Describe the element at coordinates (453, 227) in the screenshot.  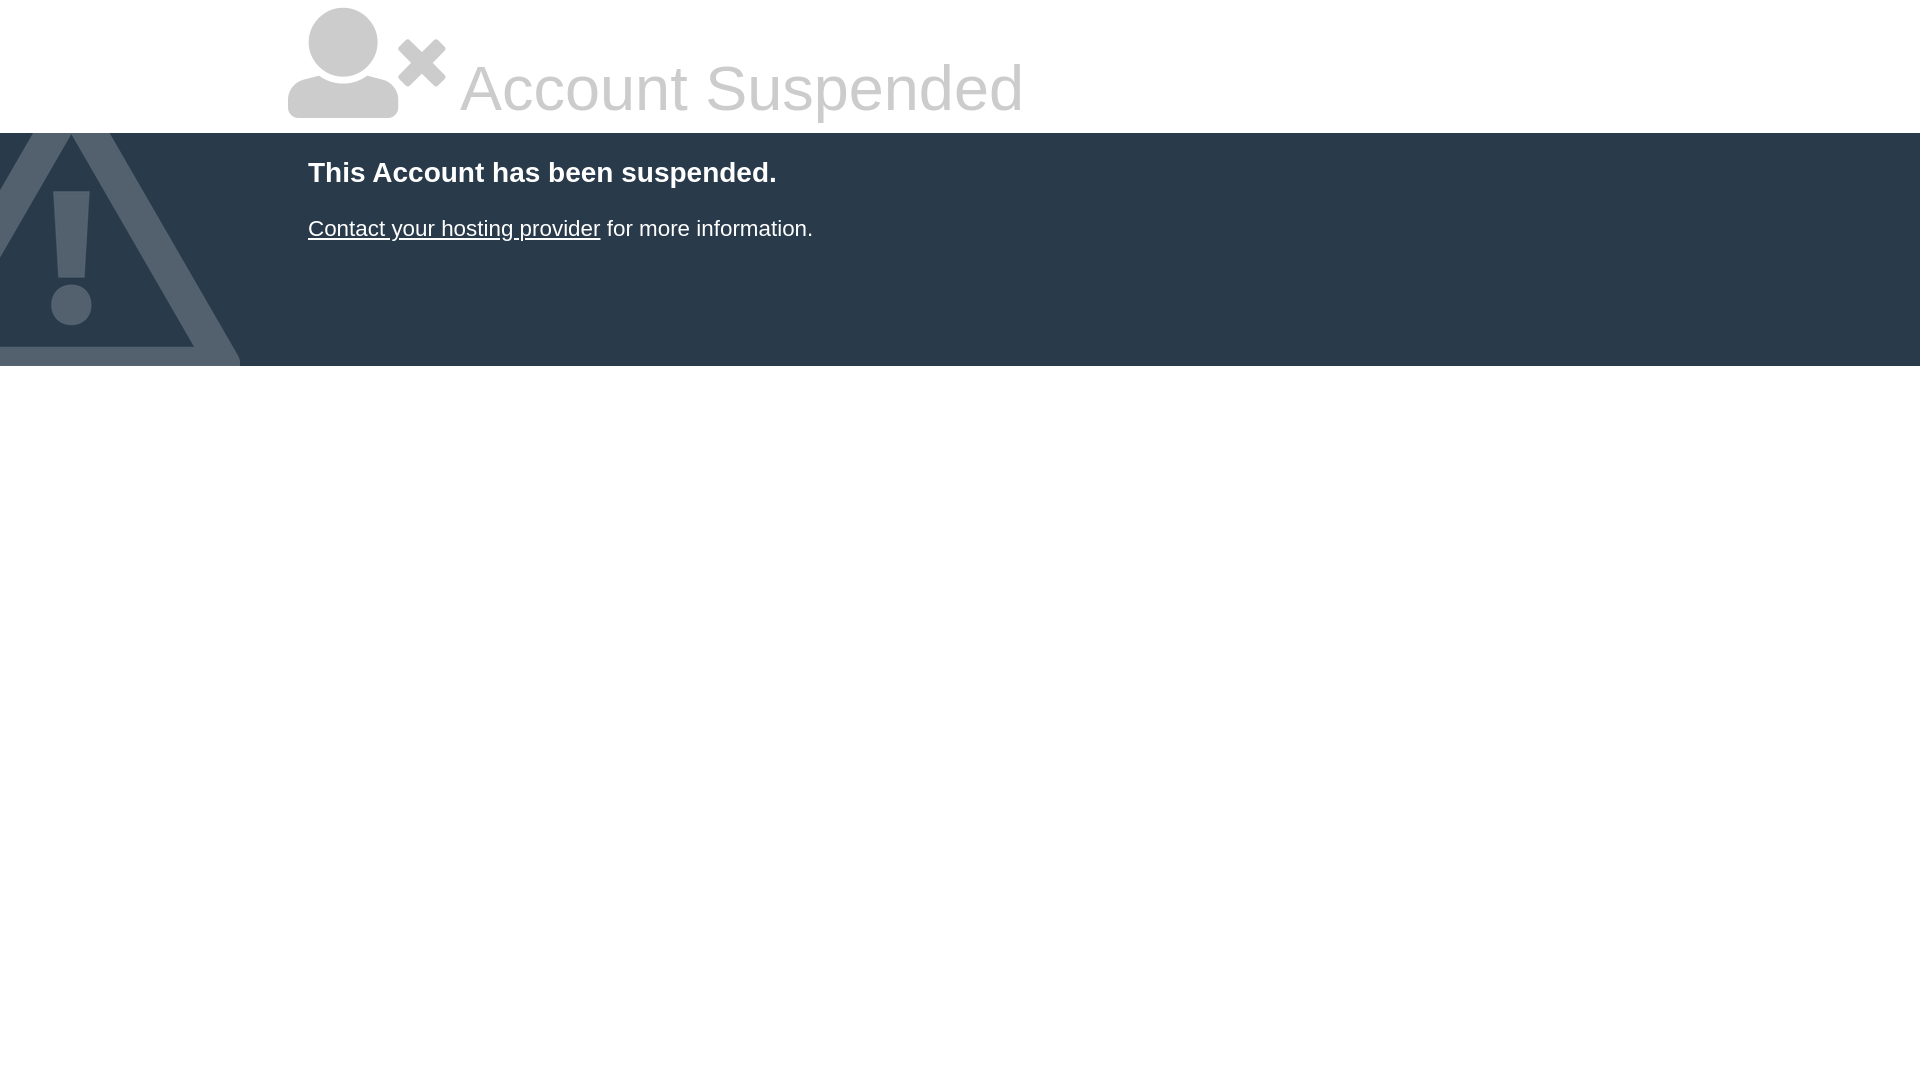
I see `'Contact your hosting provider'` at that location.